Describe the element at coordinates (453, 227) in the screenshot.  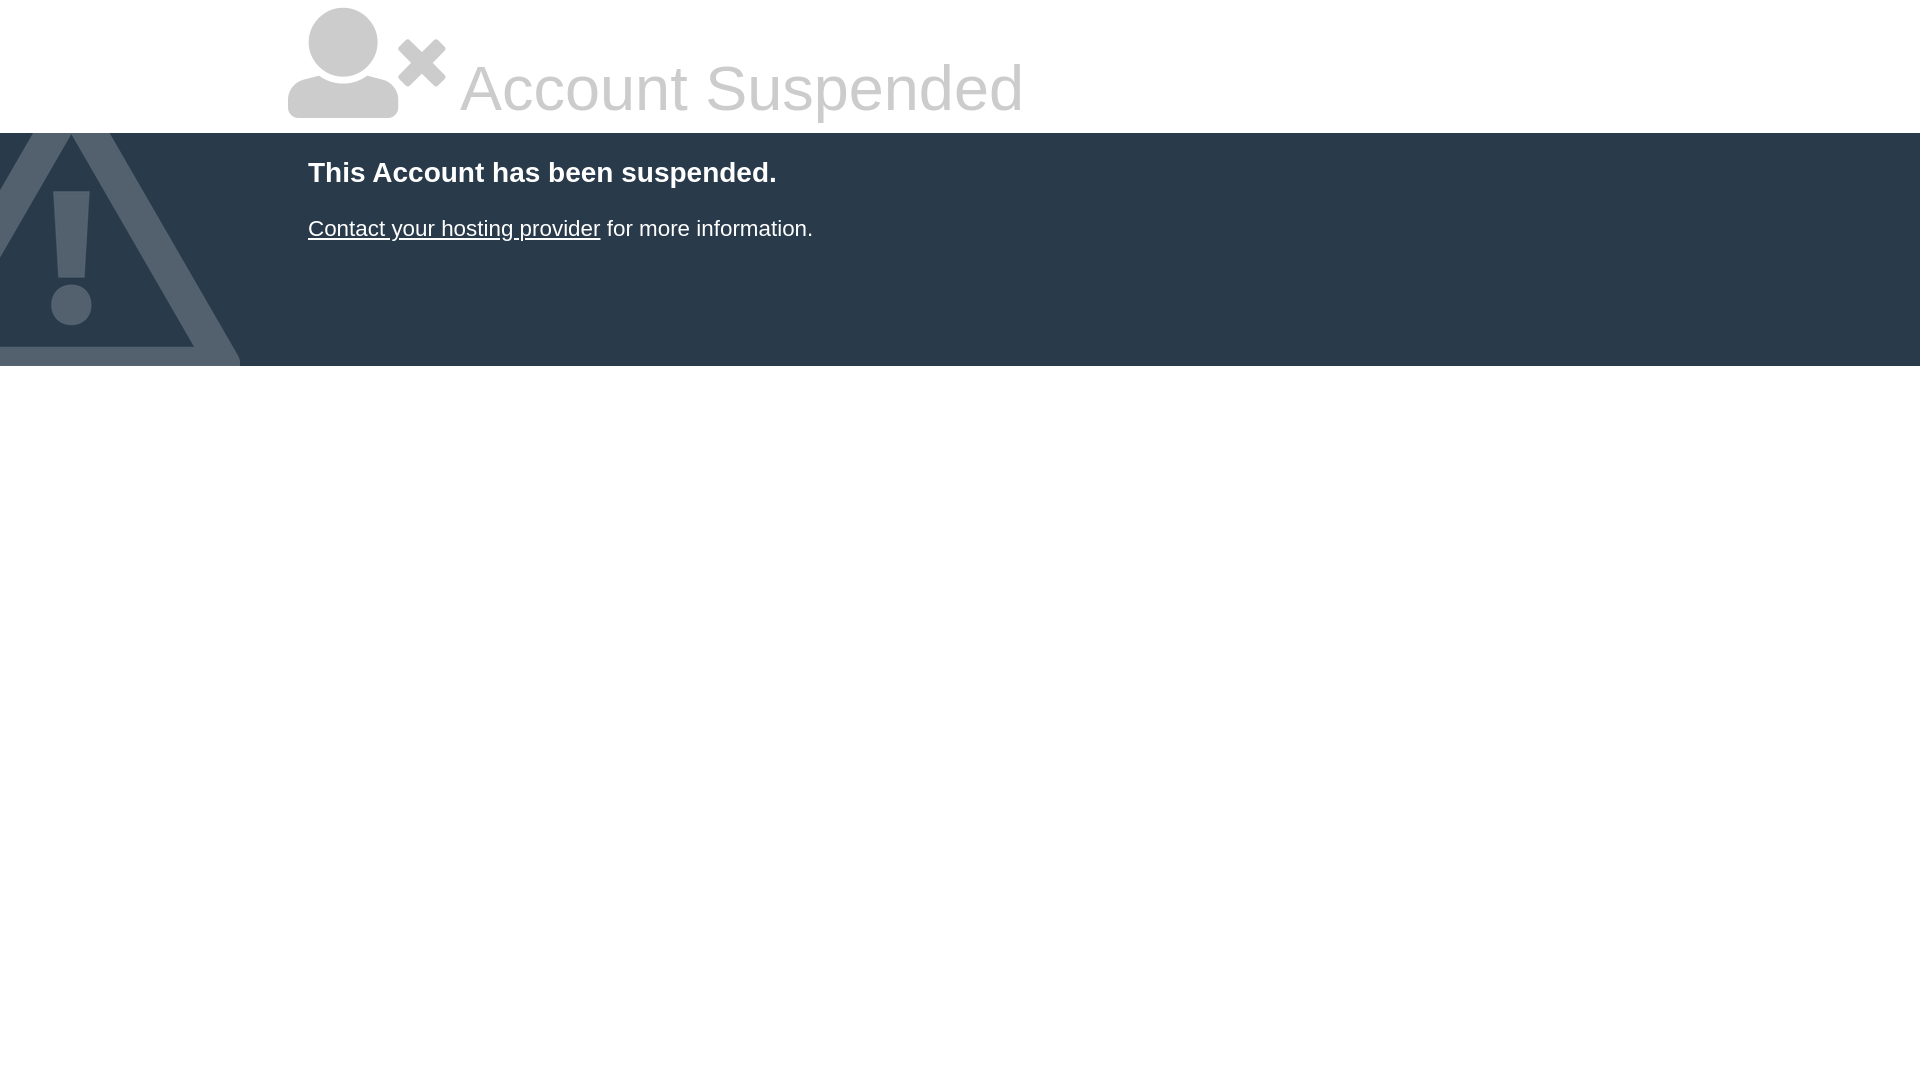
I see `'Contact your hosting provider'` at that location.